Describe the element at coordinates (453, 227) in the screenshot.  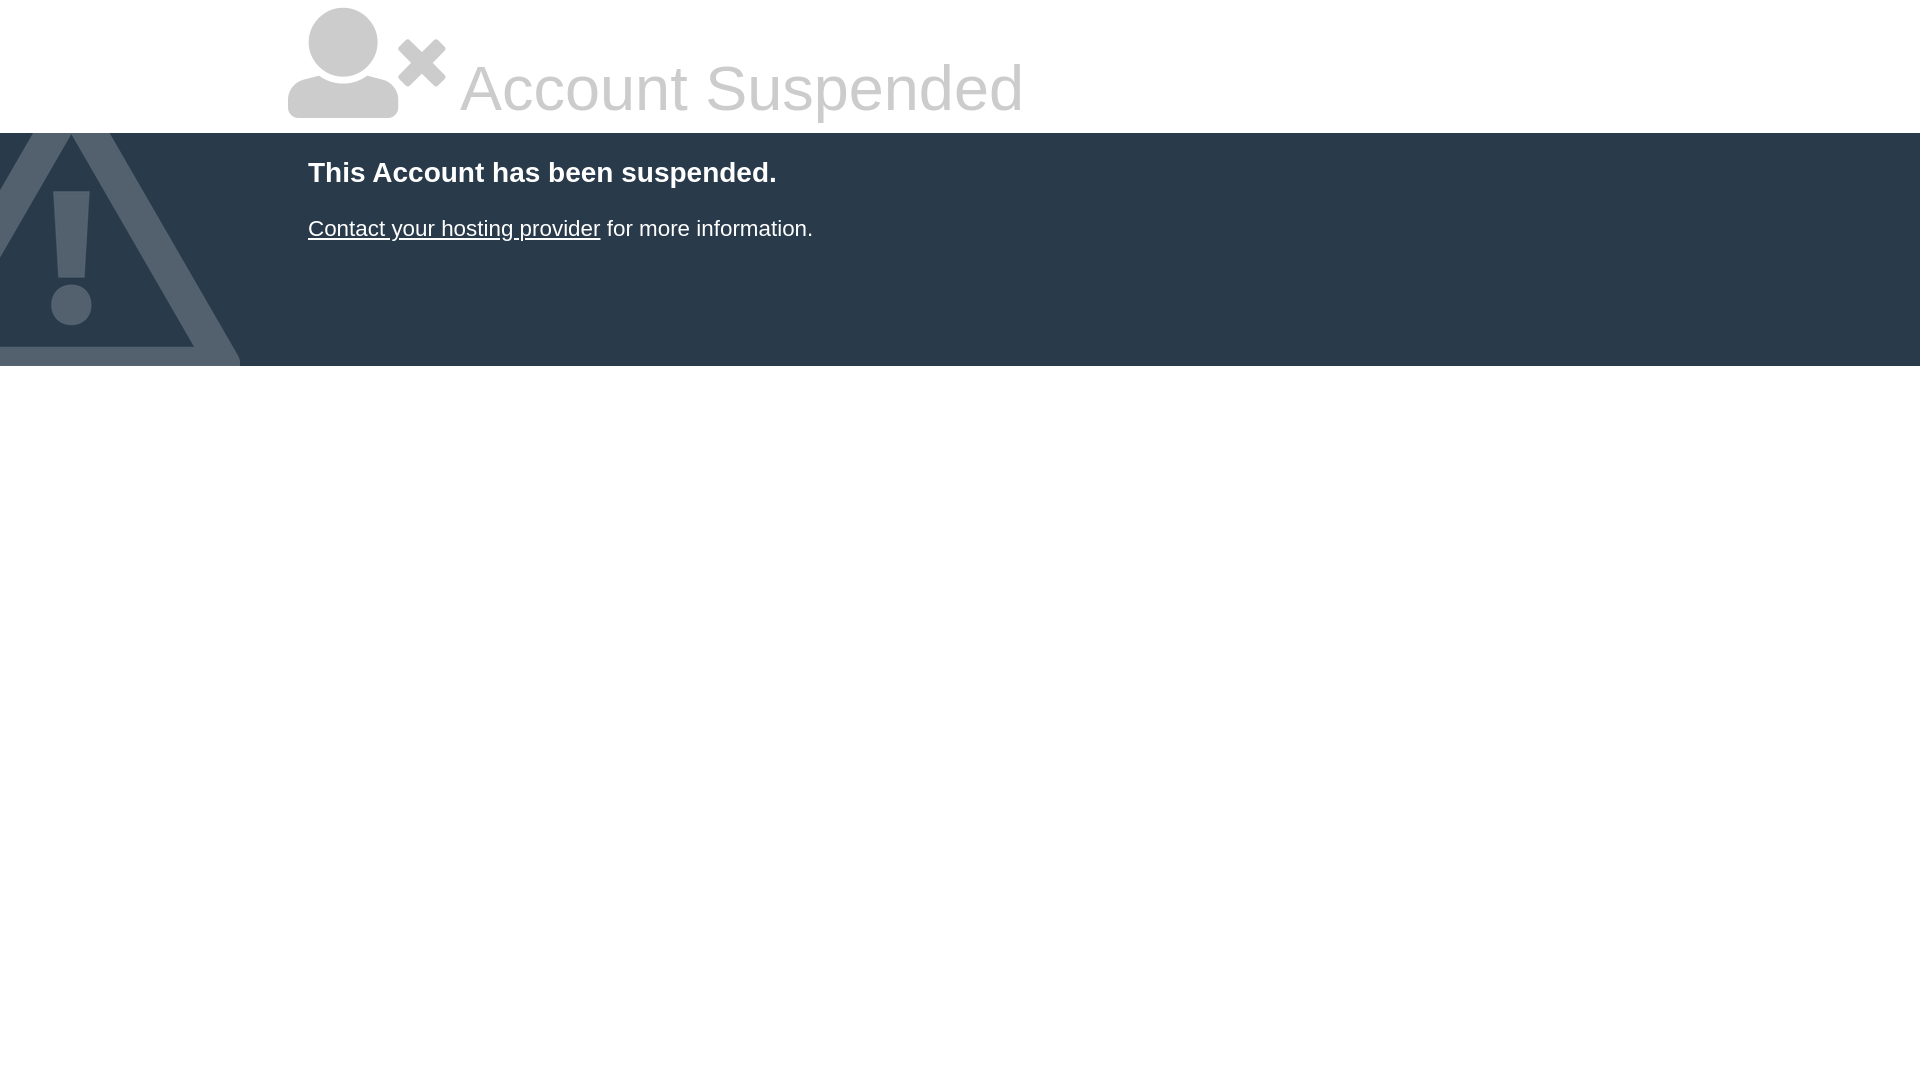
I see `'Contact your hosting provider'` at that location.